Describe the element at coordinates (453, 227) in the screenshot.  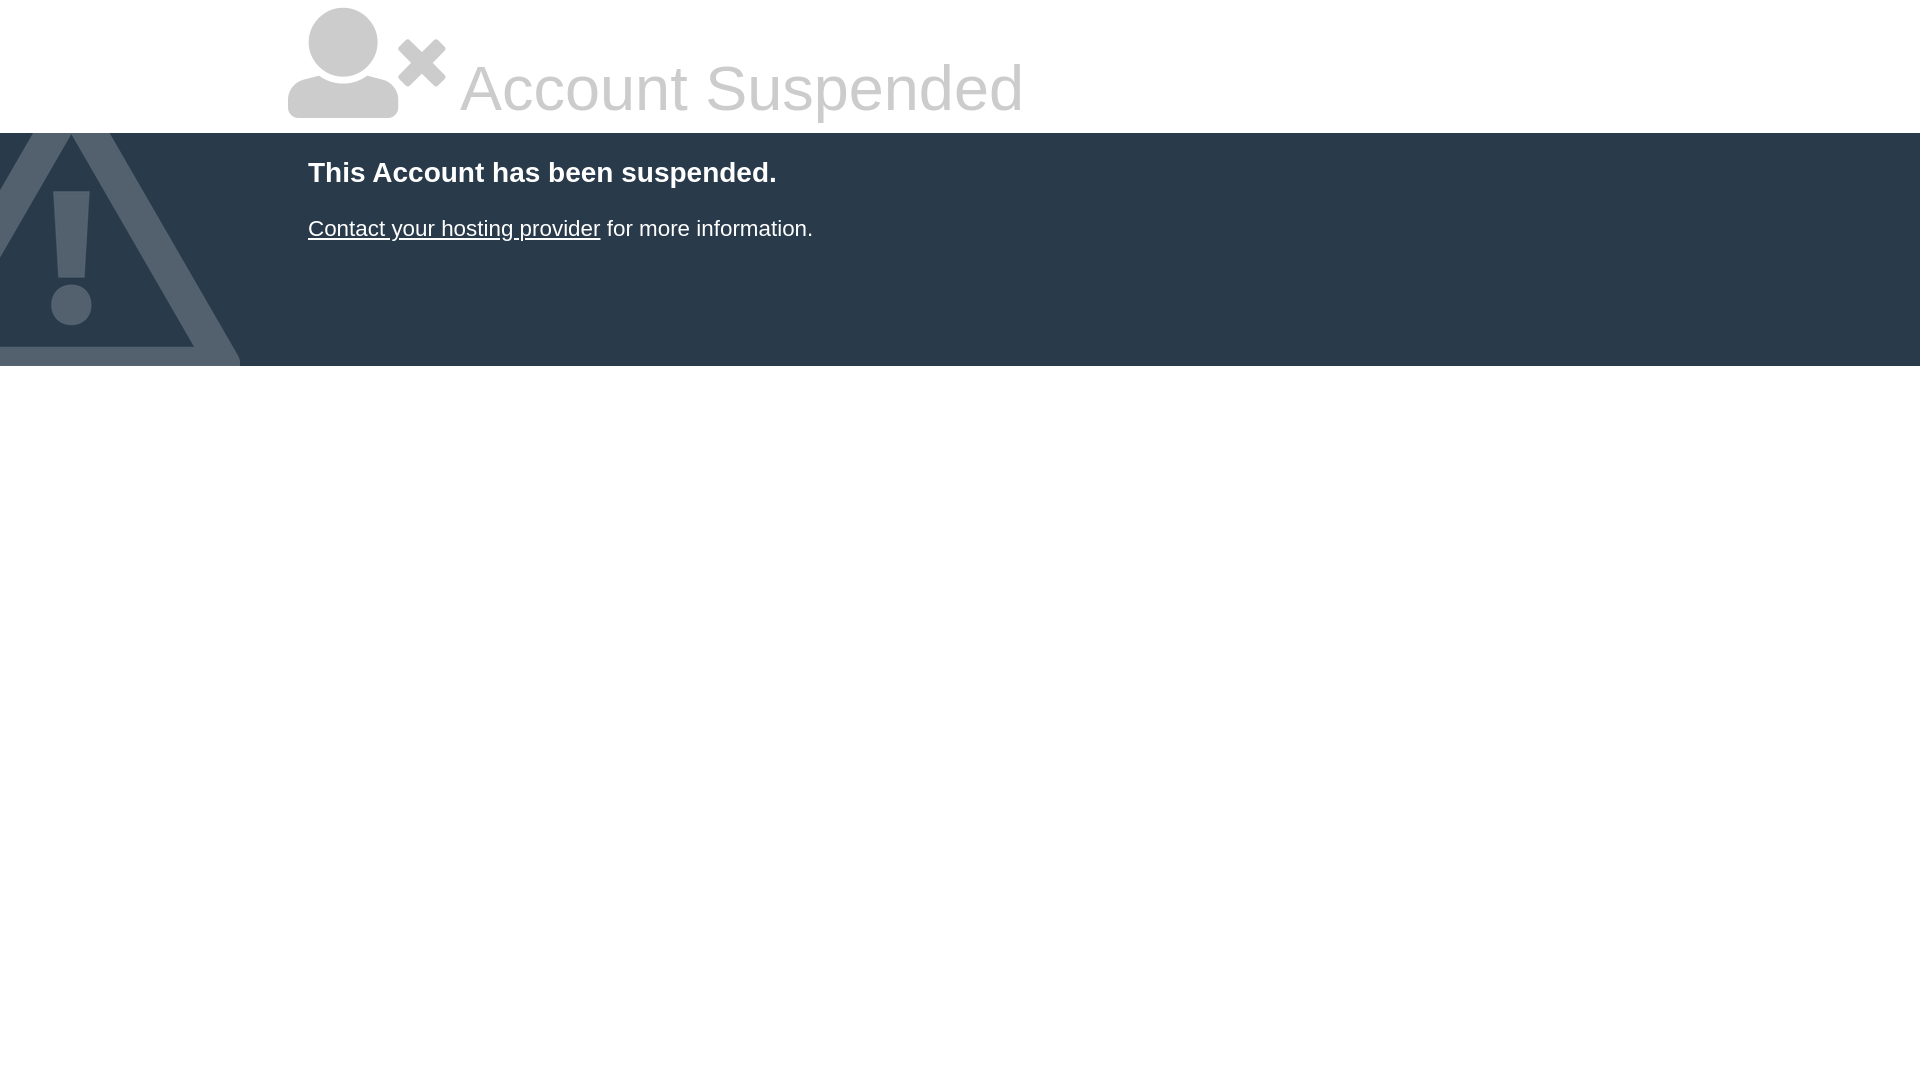
I see `'Contact your hosting provider'` at that location.